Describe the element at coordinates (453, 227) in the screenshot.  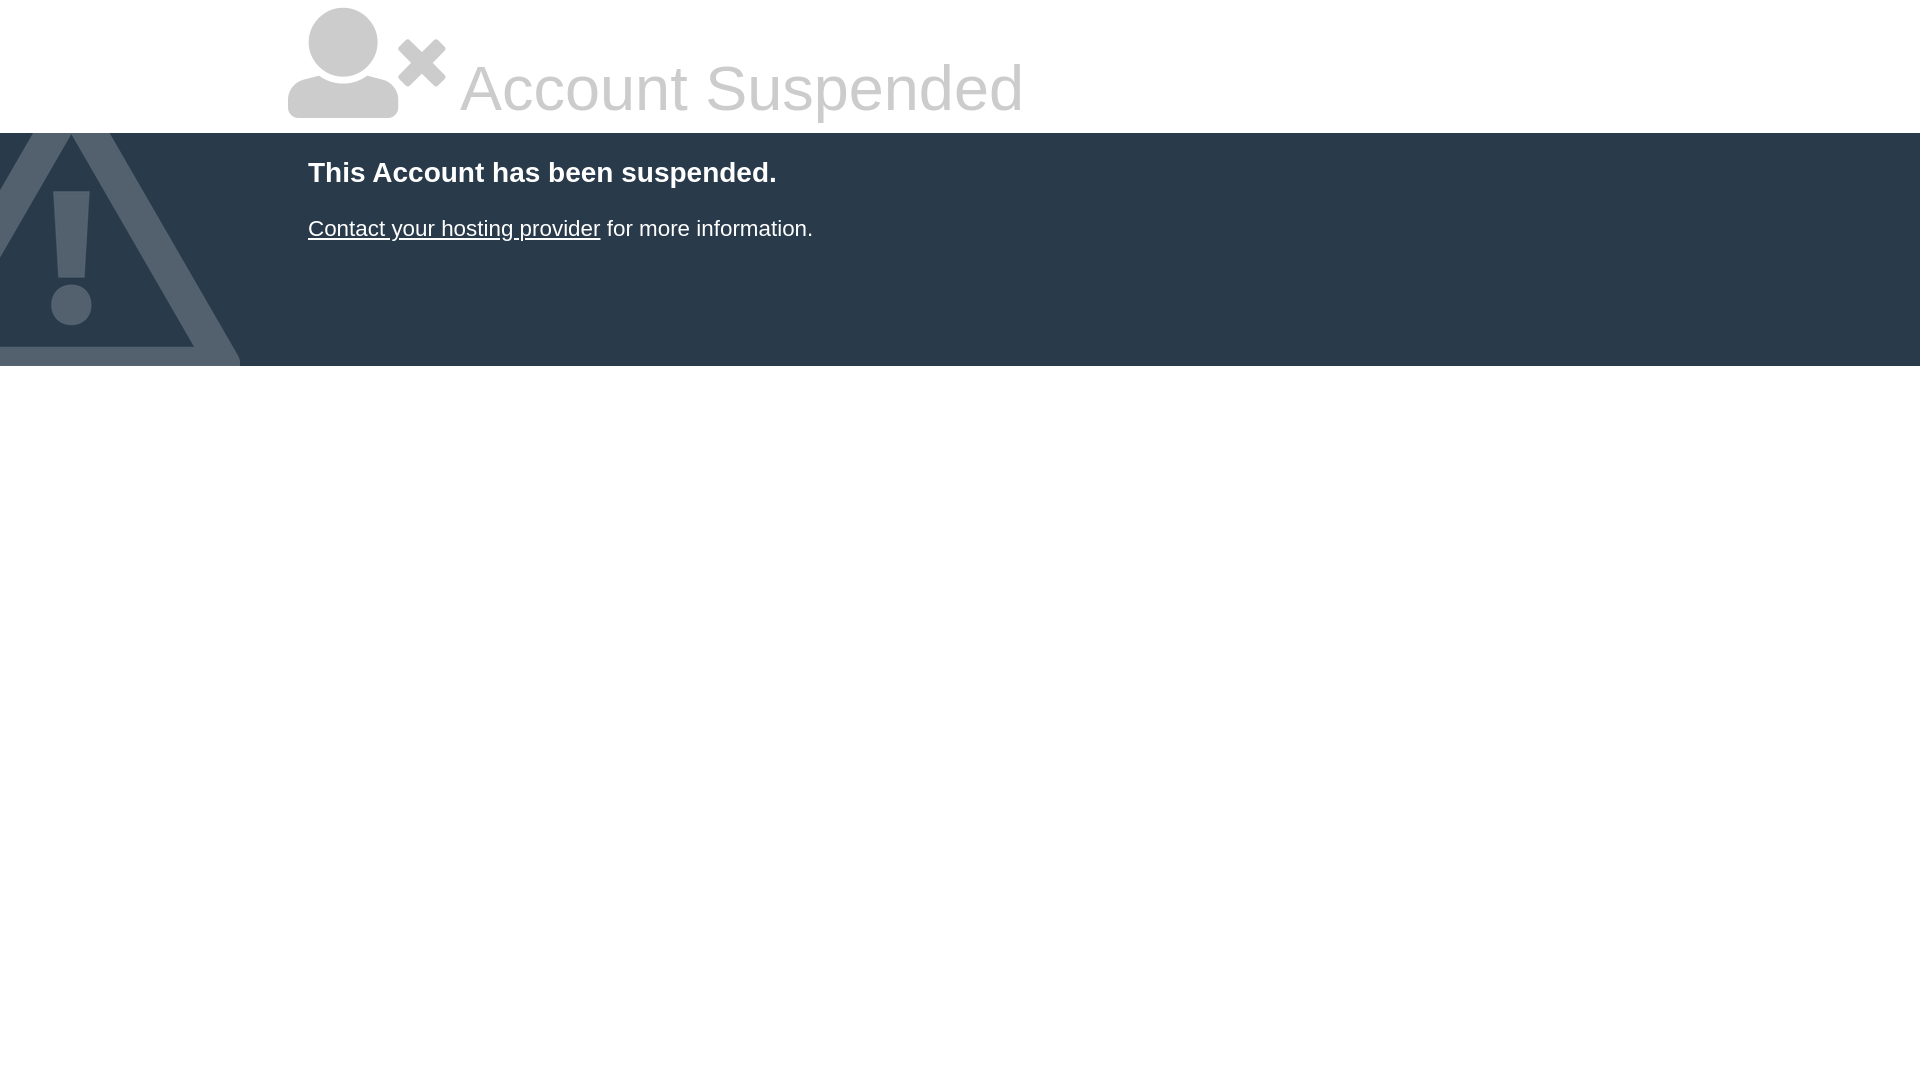
I see `'Contact your hosting provider'` at that location.